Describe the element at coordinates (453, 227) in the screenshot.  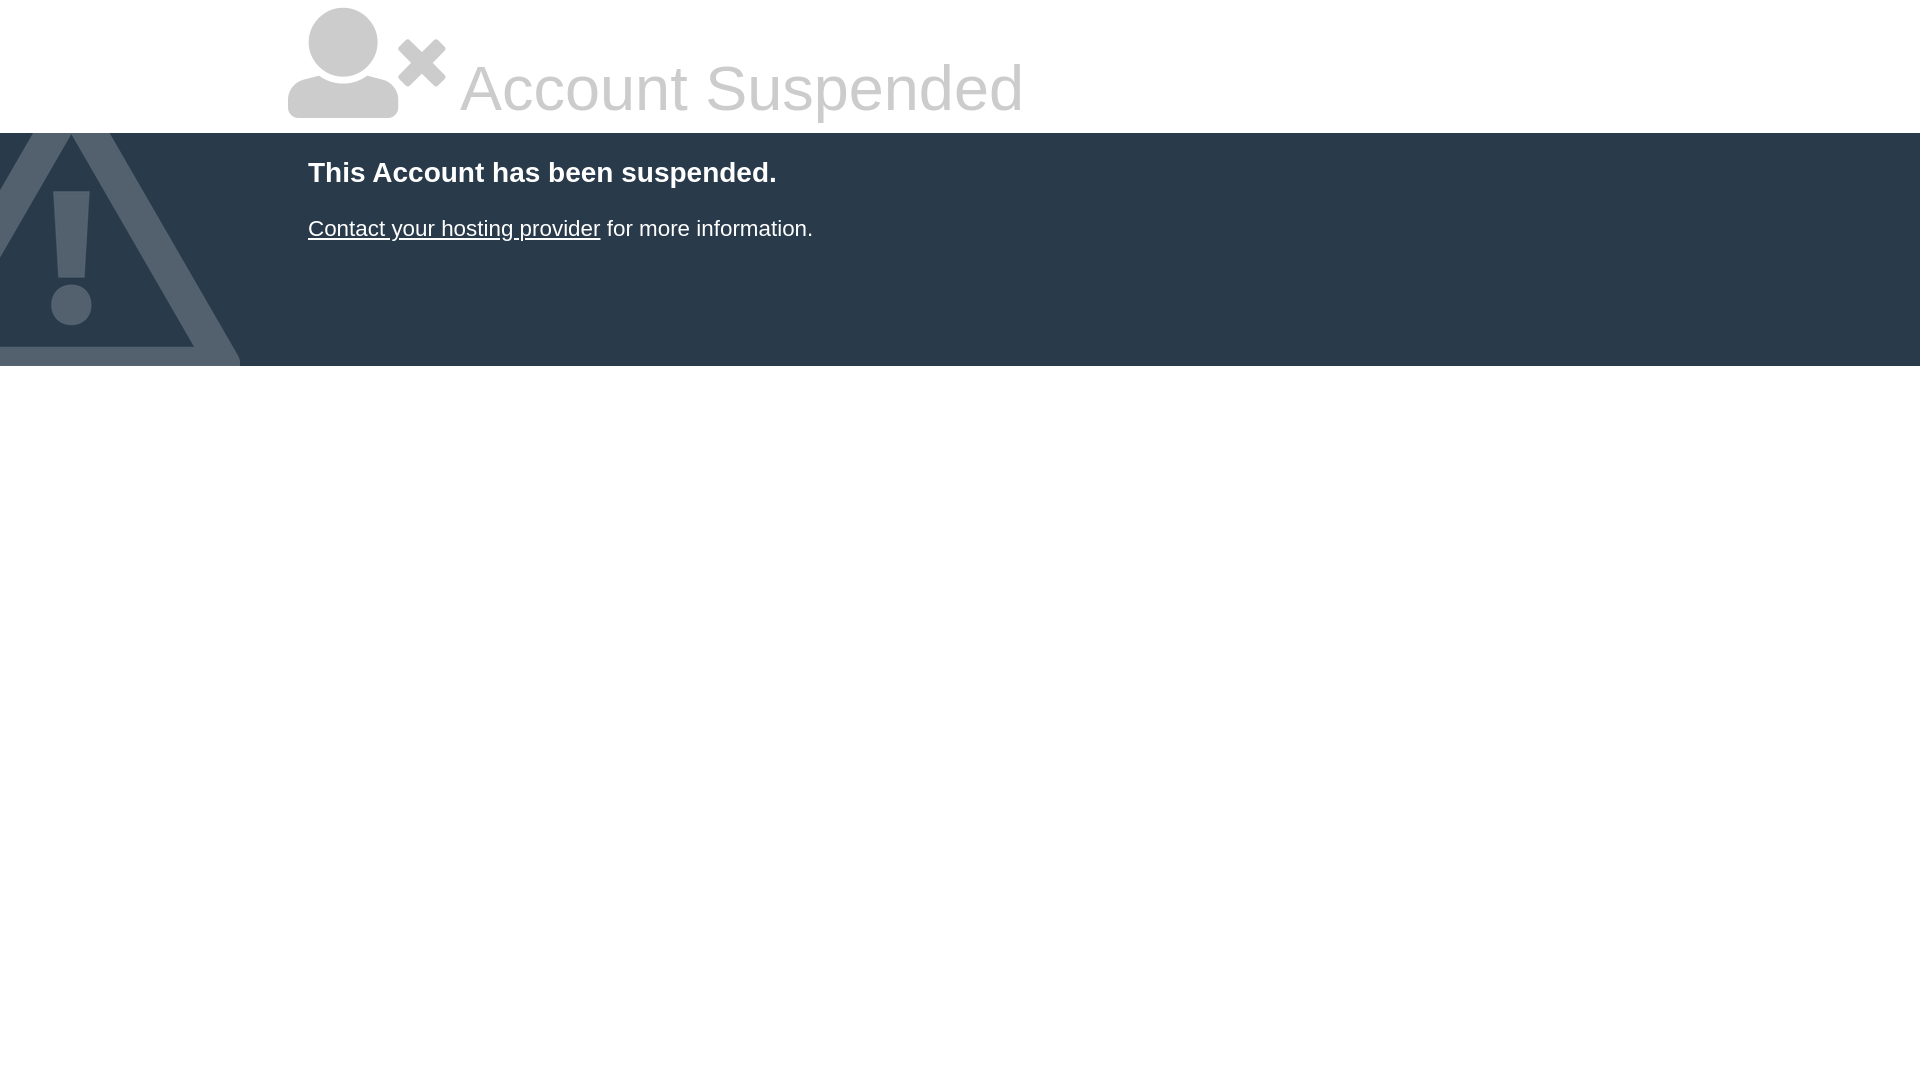
I see `'Contact your hosting provider'` at that location.